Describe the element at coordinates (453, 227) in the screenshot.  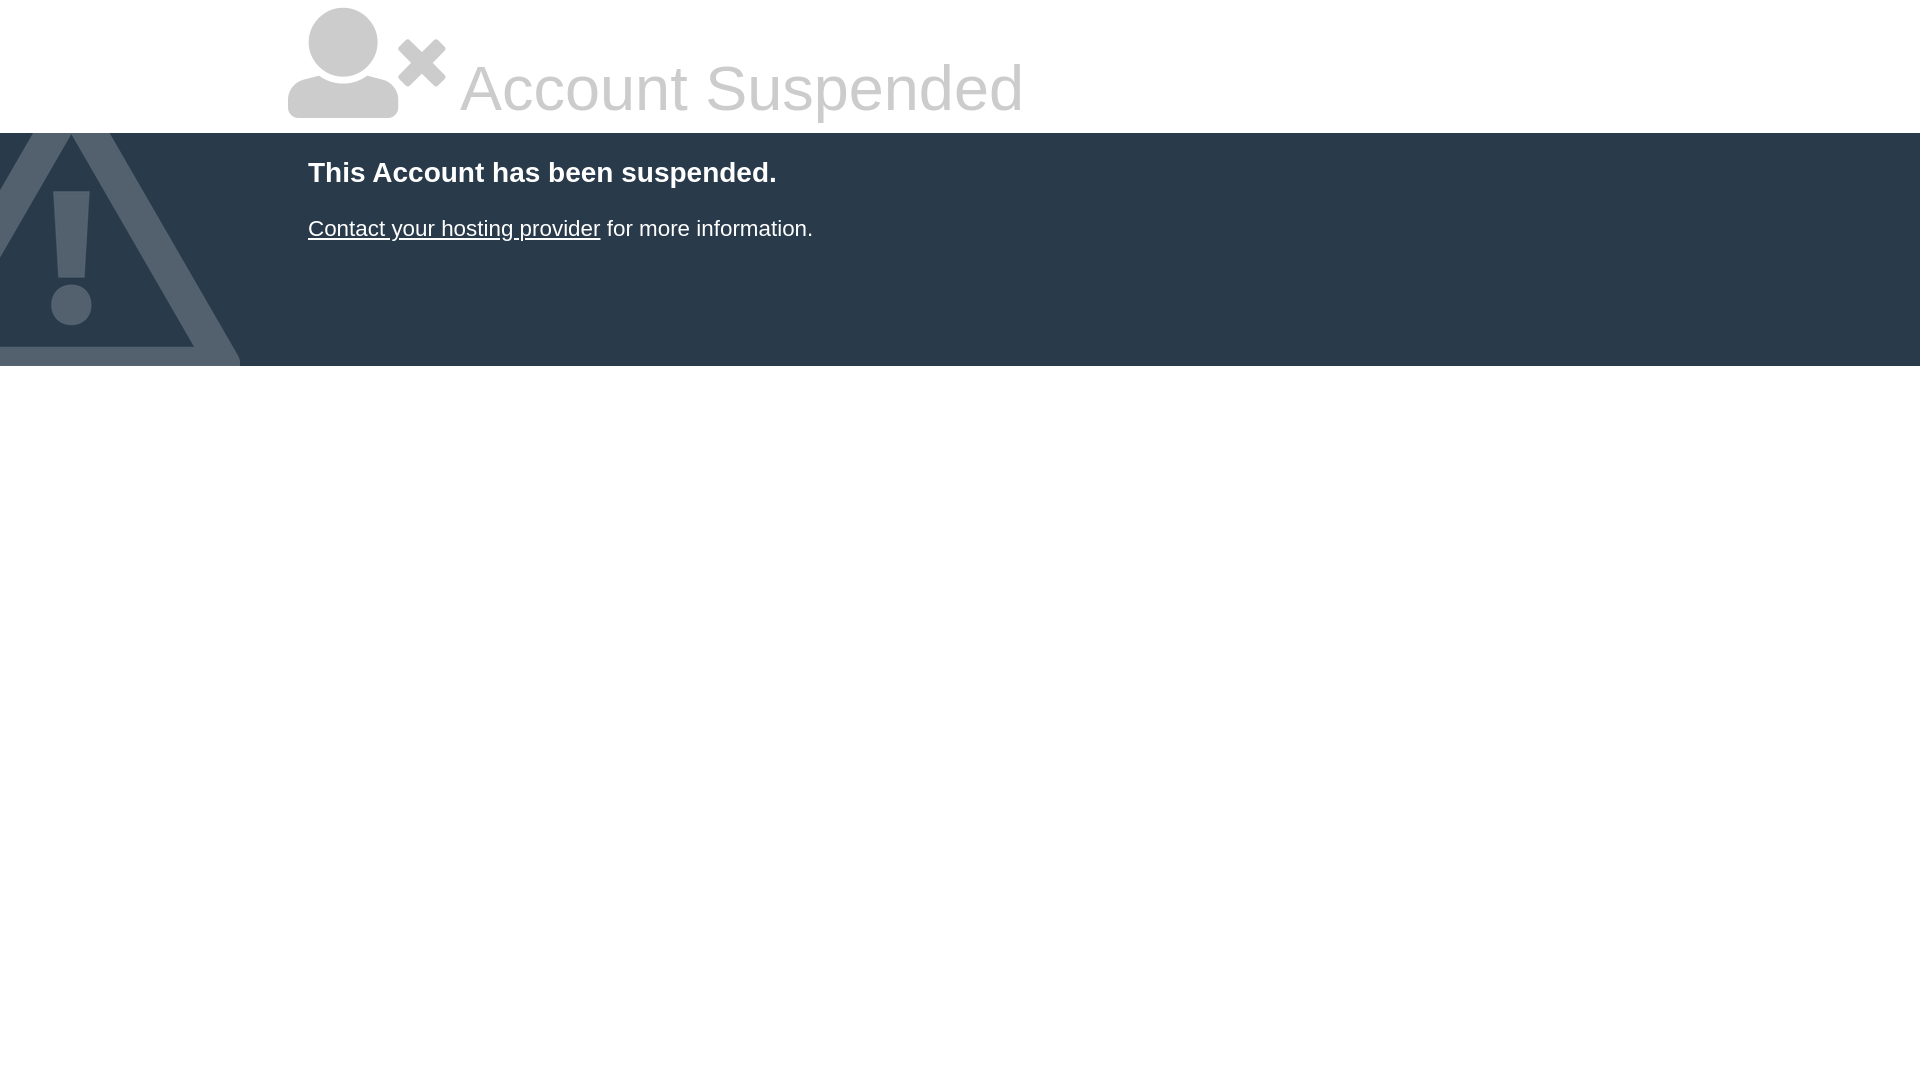
I see `'Contact your hosting provider'` at that location.